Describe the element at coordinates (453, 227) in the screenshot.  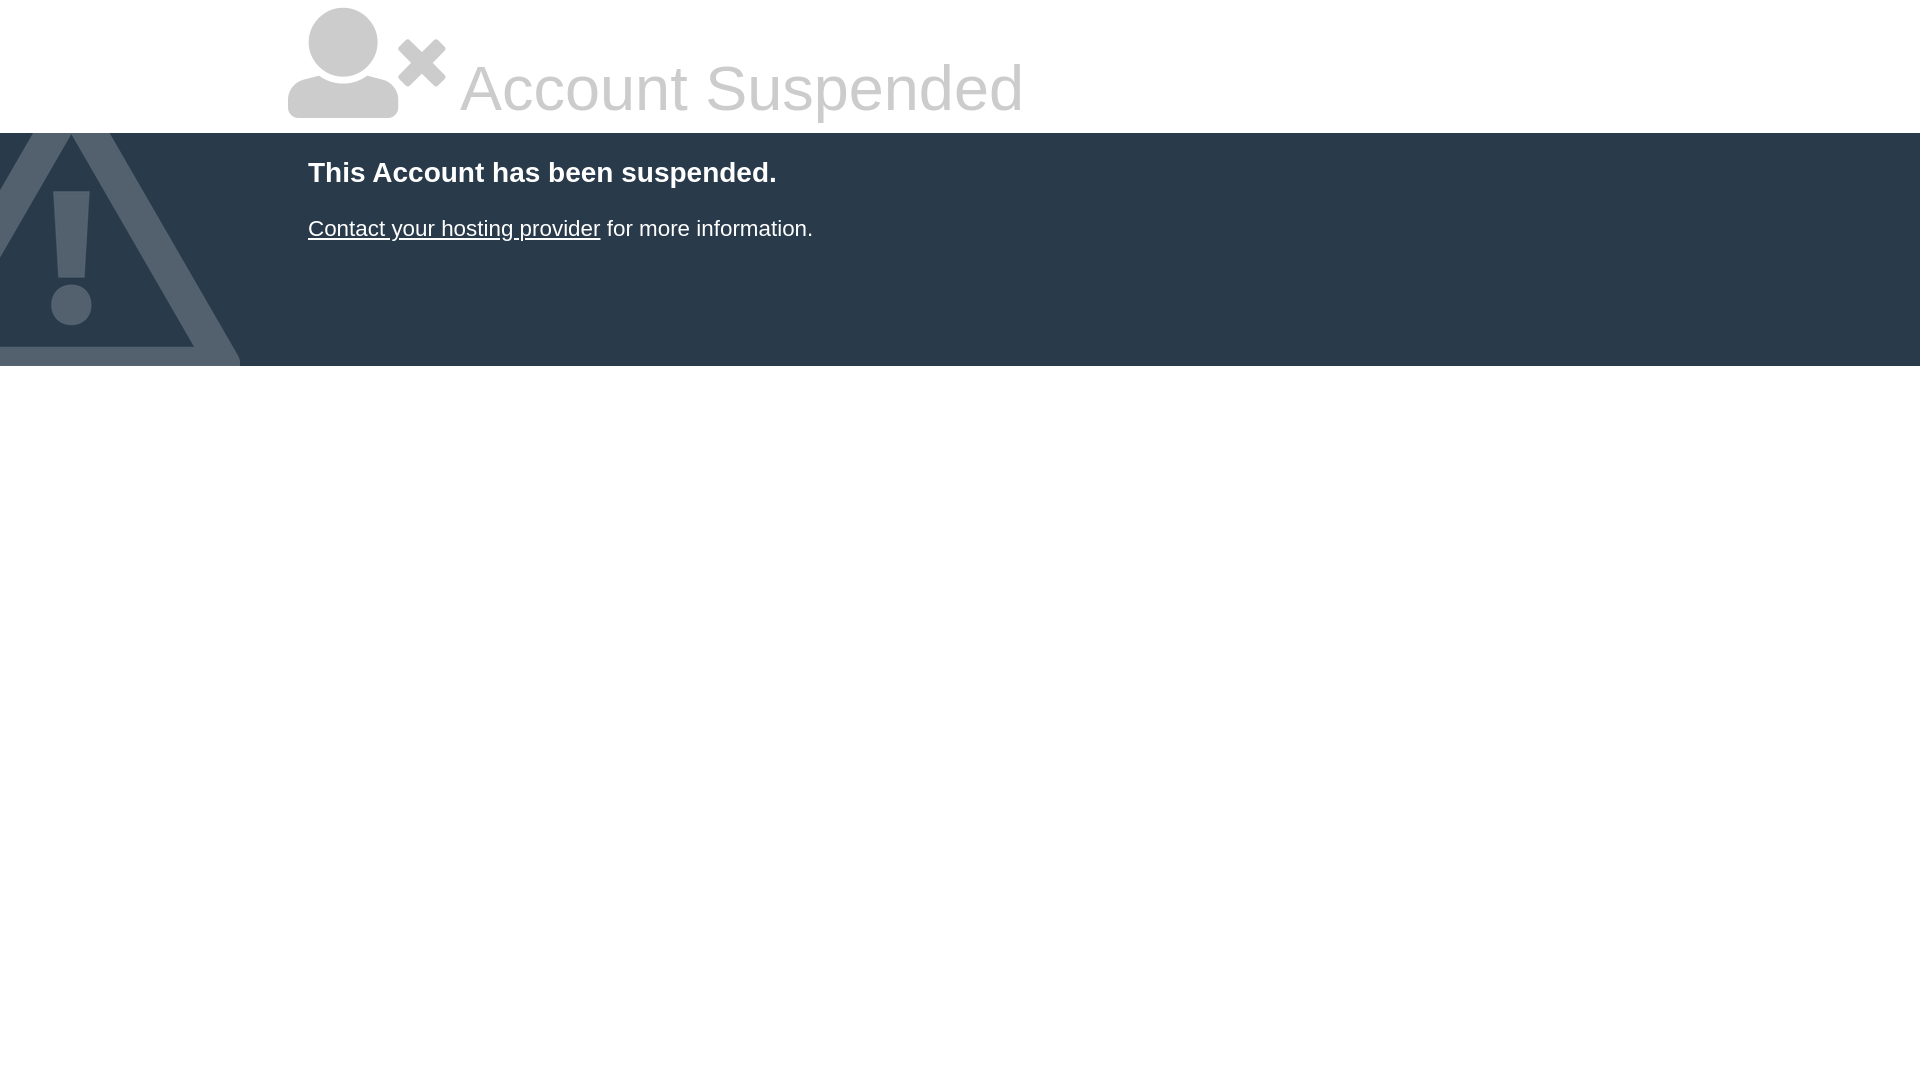
I see `'Contact your hosting provider'` at that location.